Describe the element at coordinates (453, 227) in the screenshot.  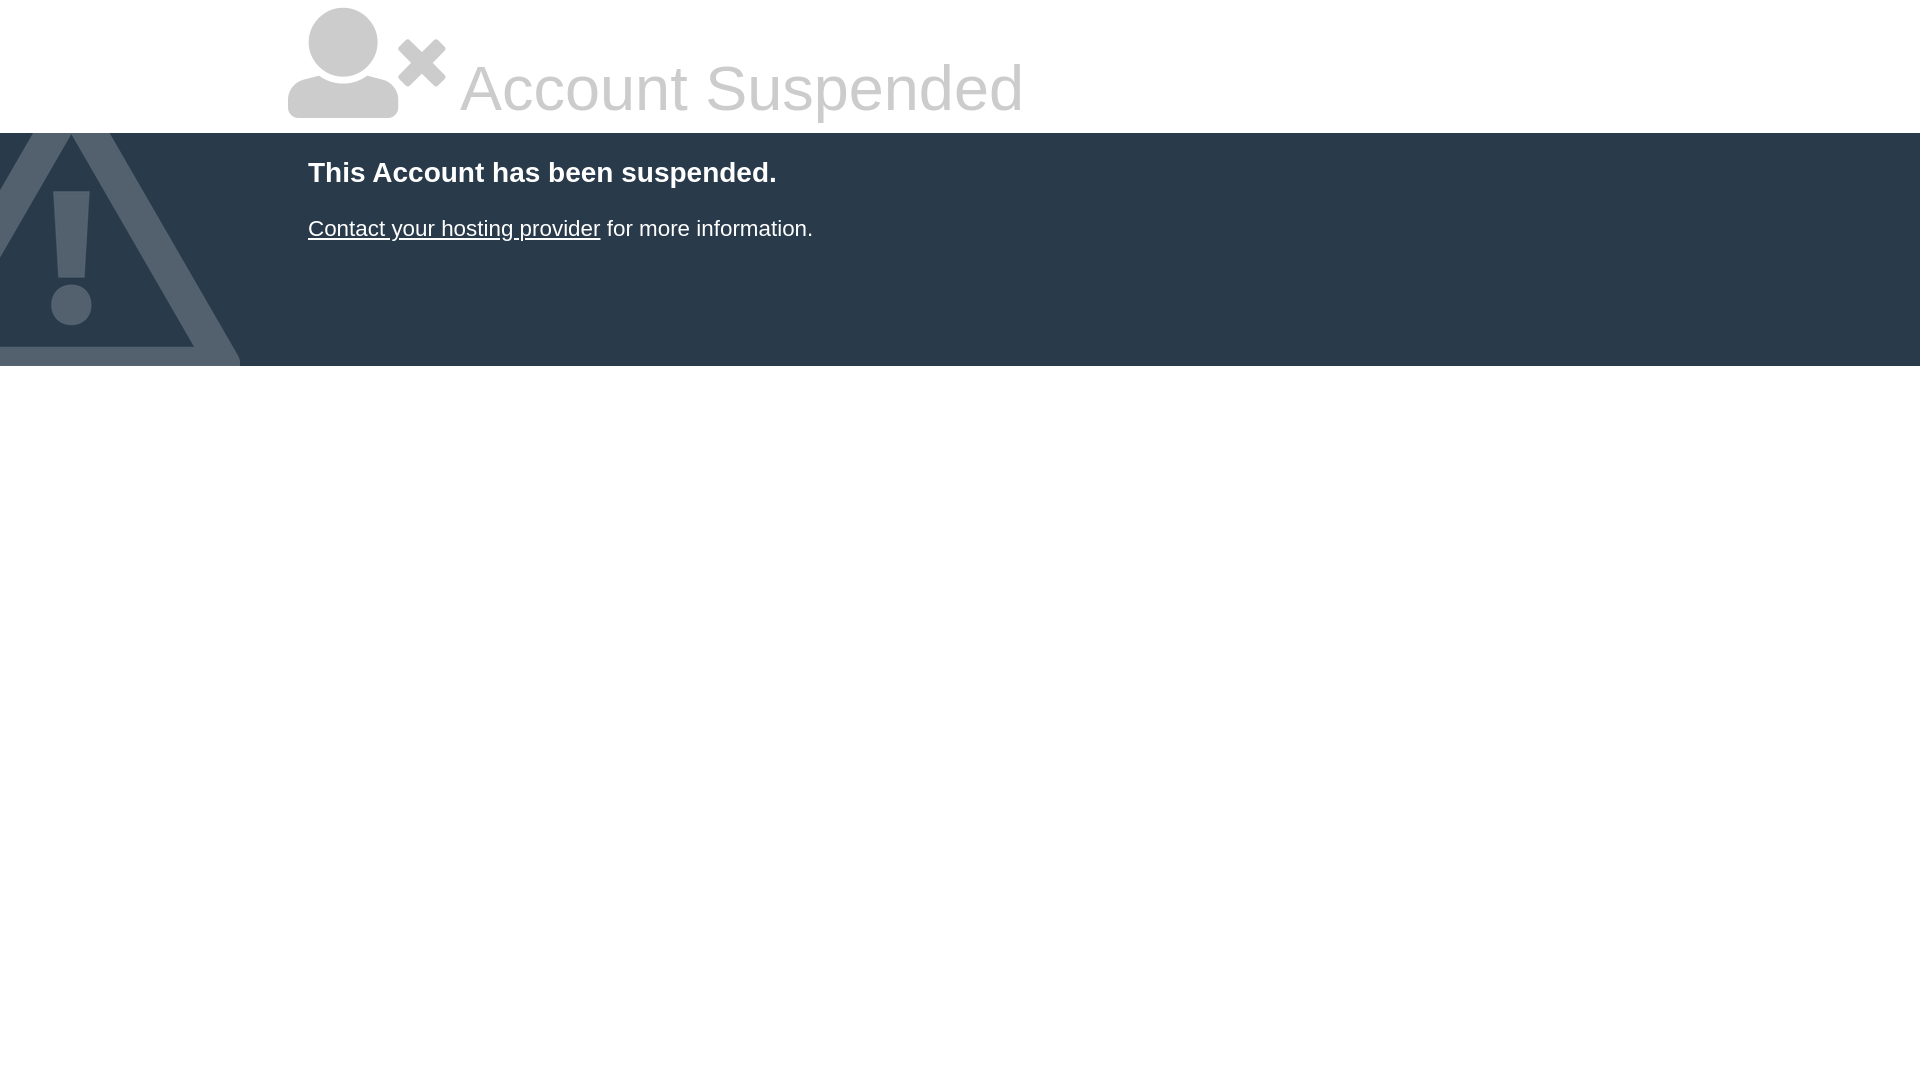
I see `'Contact your hosting provider'` at that location.